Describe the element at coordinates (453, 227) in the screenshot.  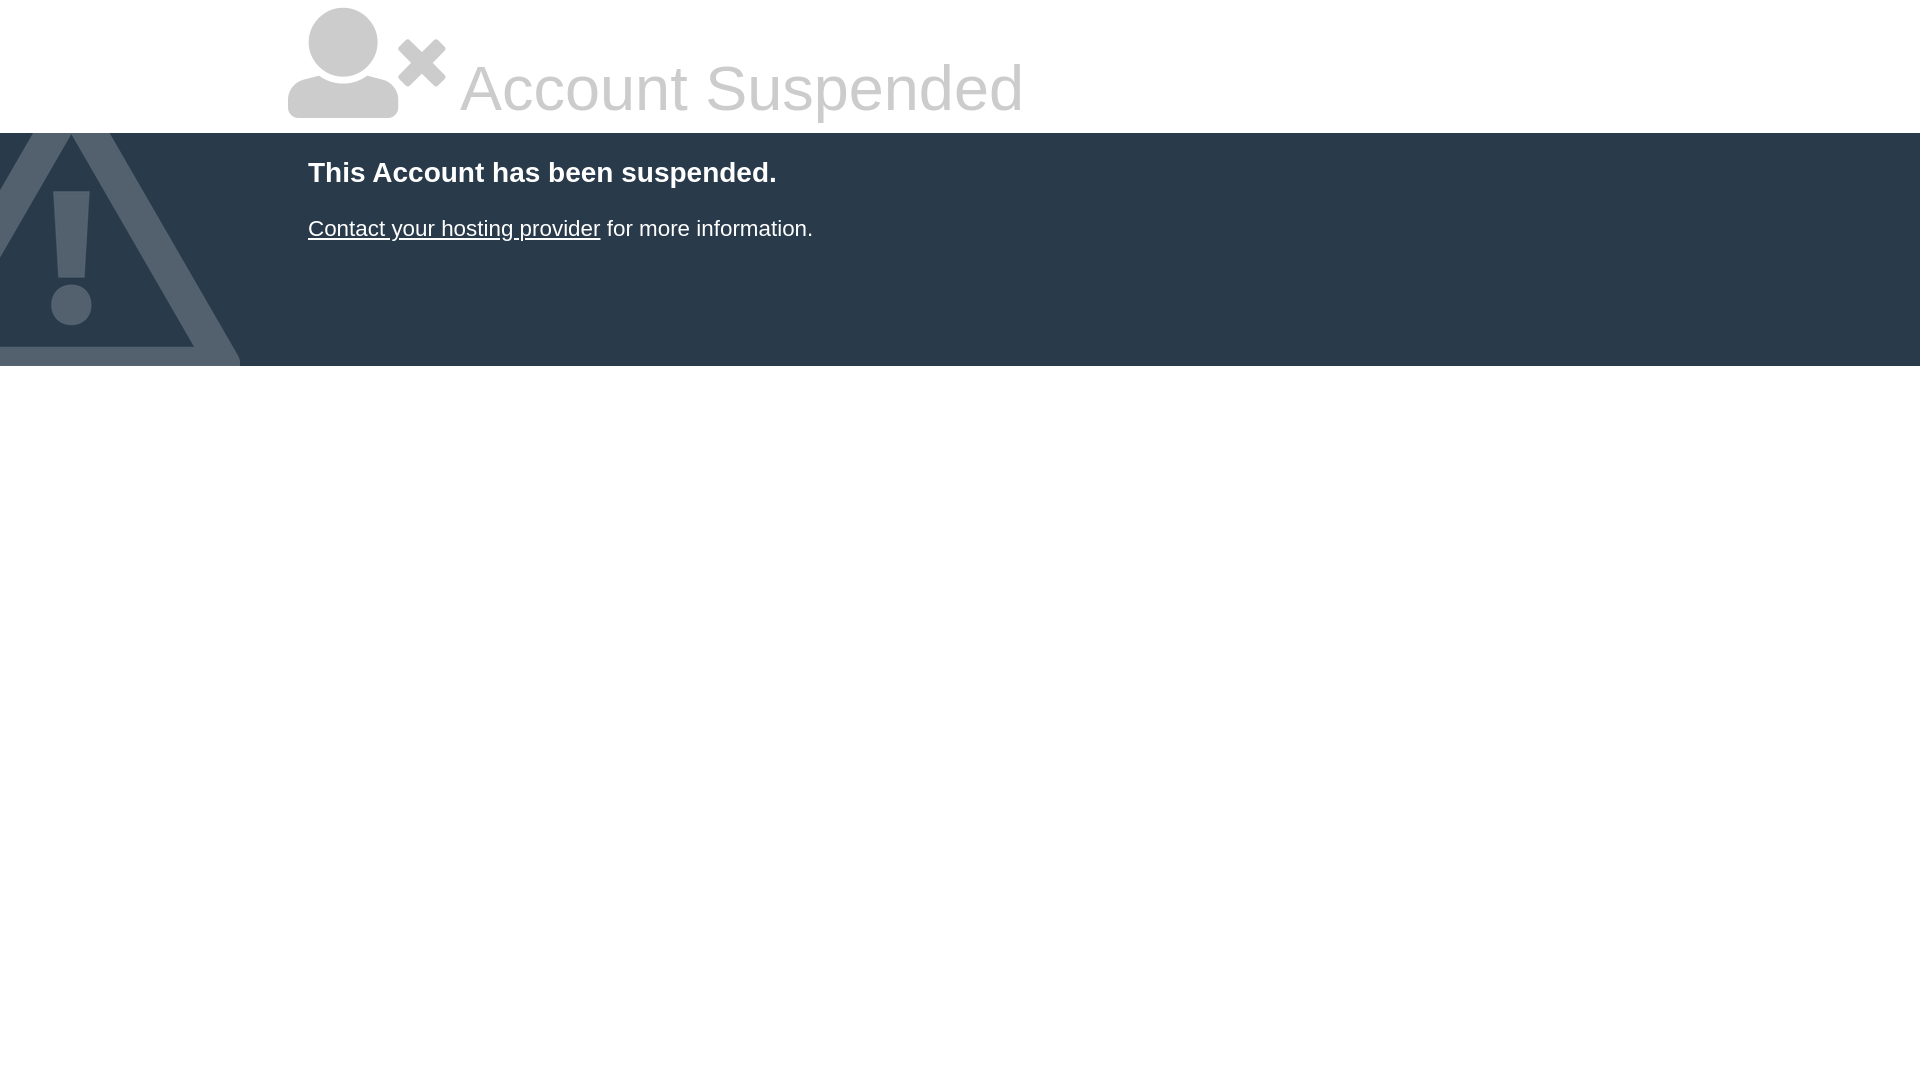
I see `'Contact your hosting provider'` at that location.